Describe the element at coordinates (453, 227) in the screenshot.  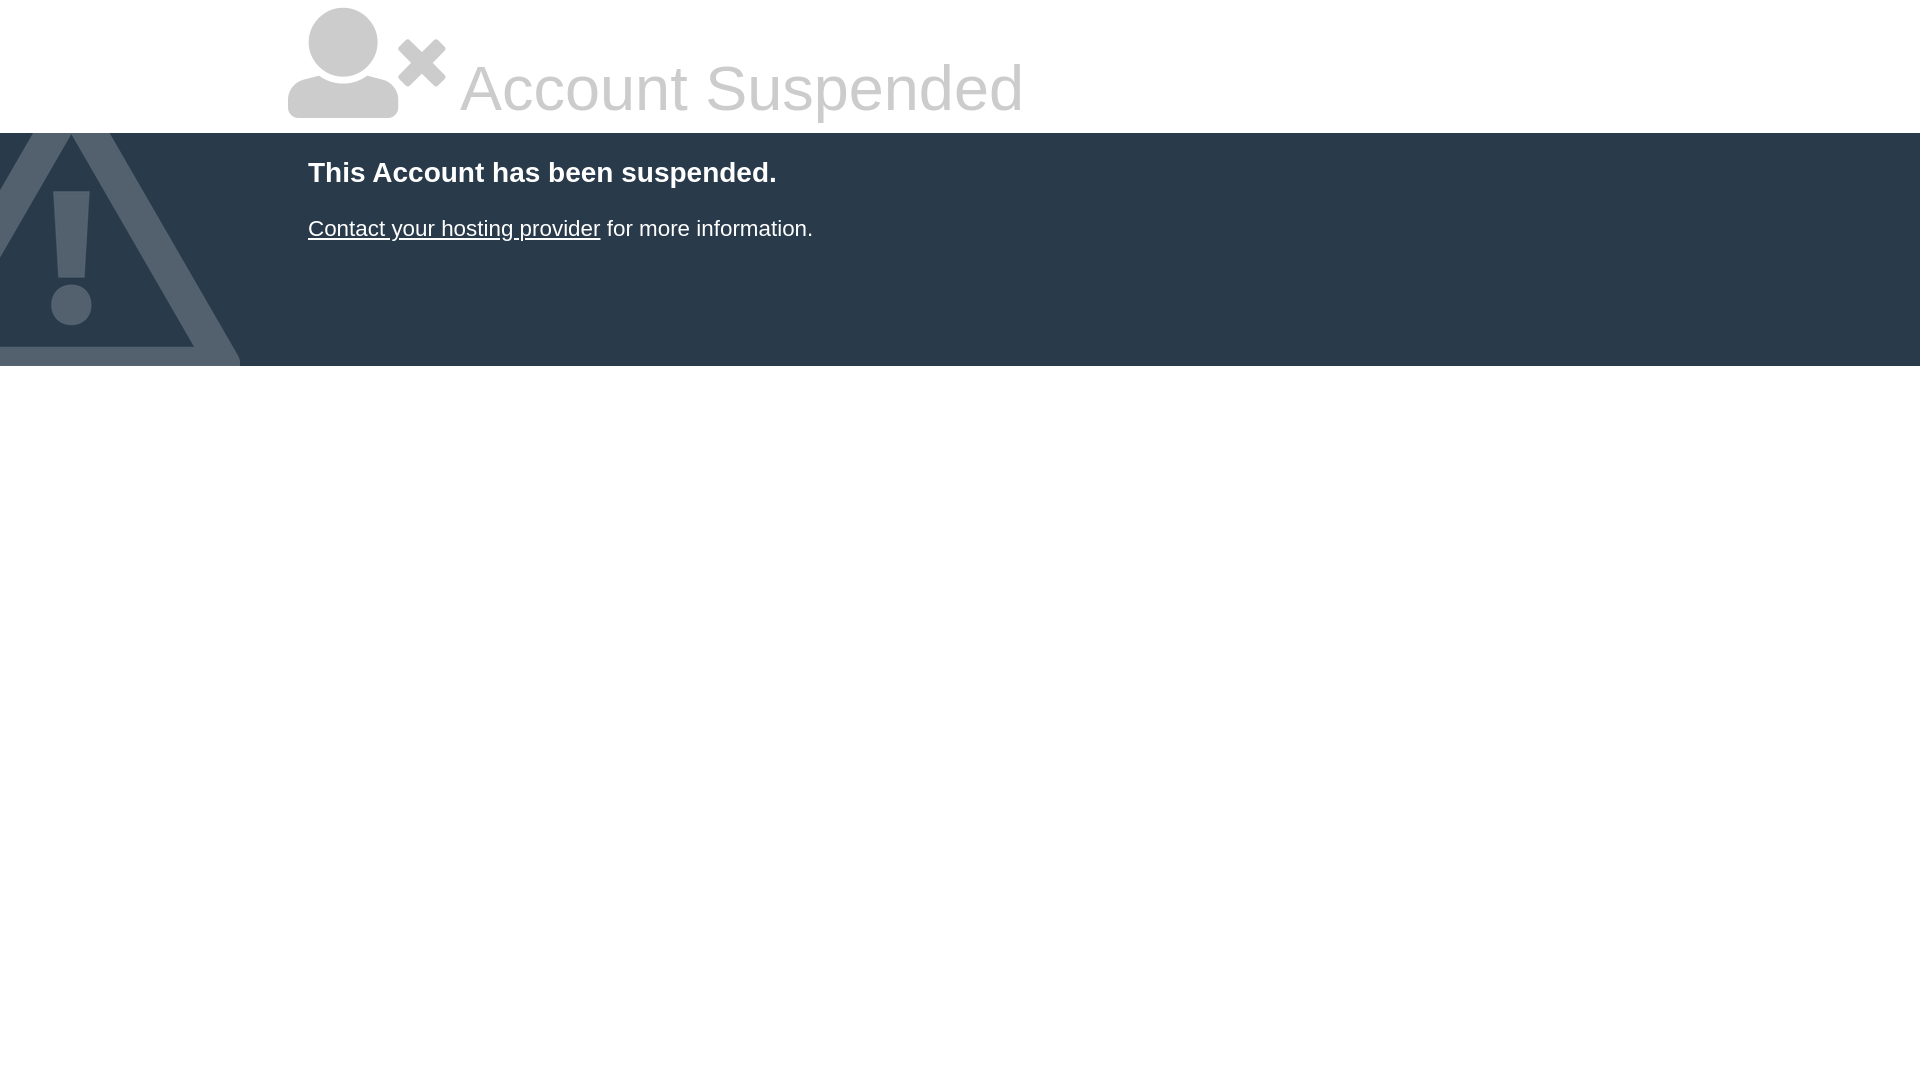
I see `'Contact your hosting provider'` at that location.